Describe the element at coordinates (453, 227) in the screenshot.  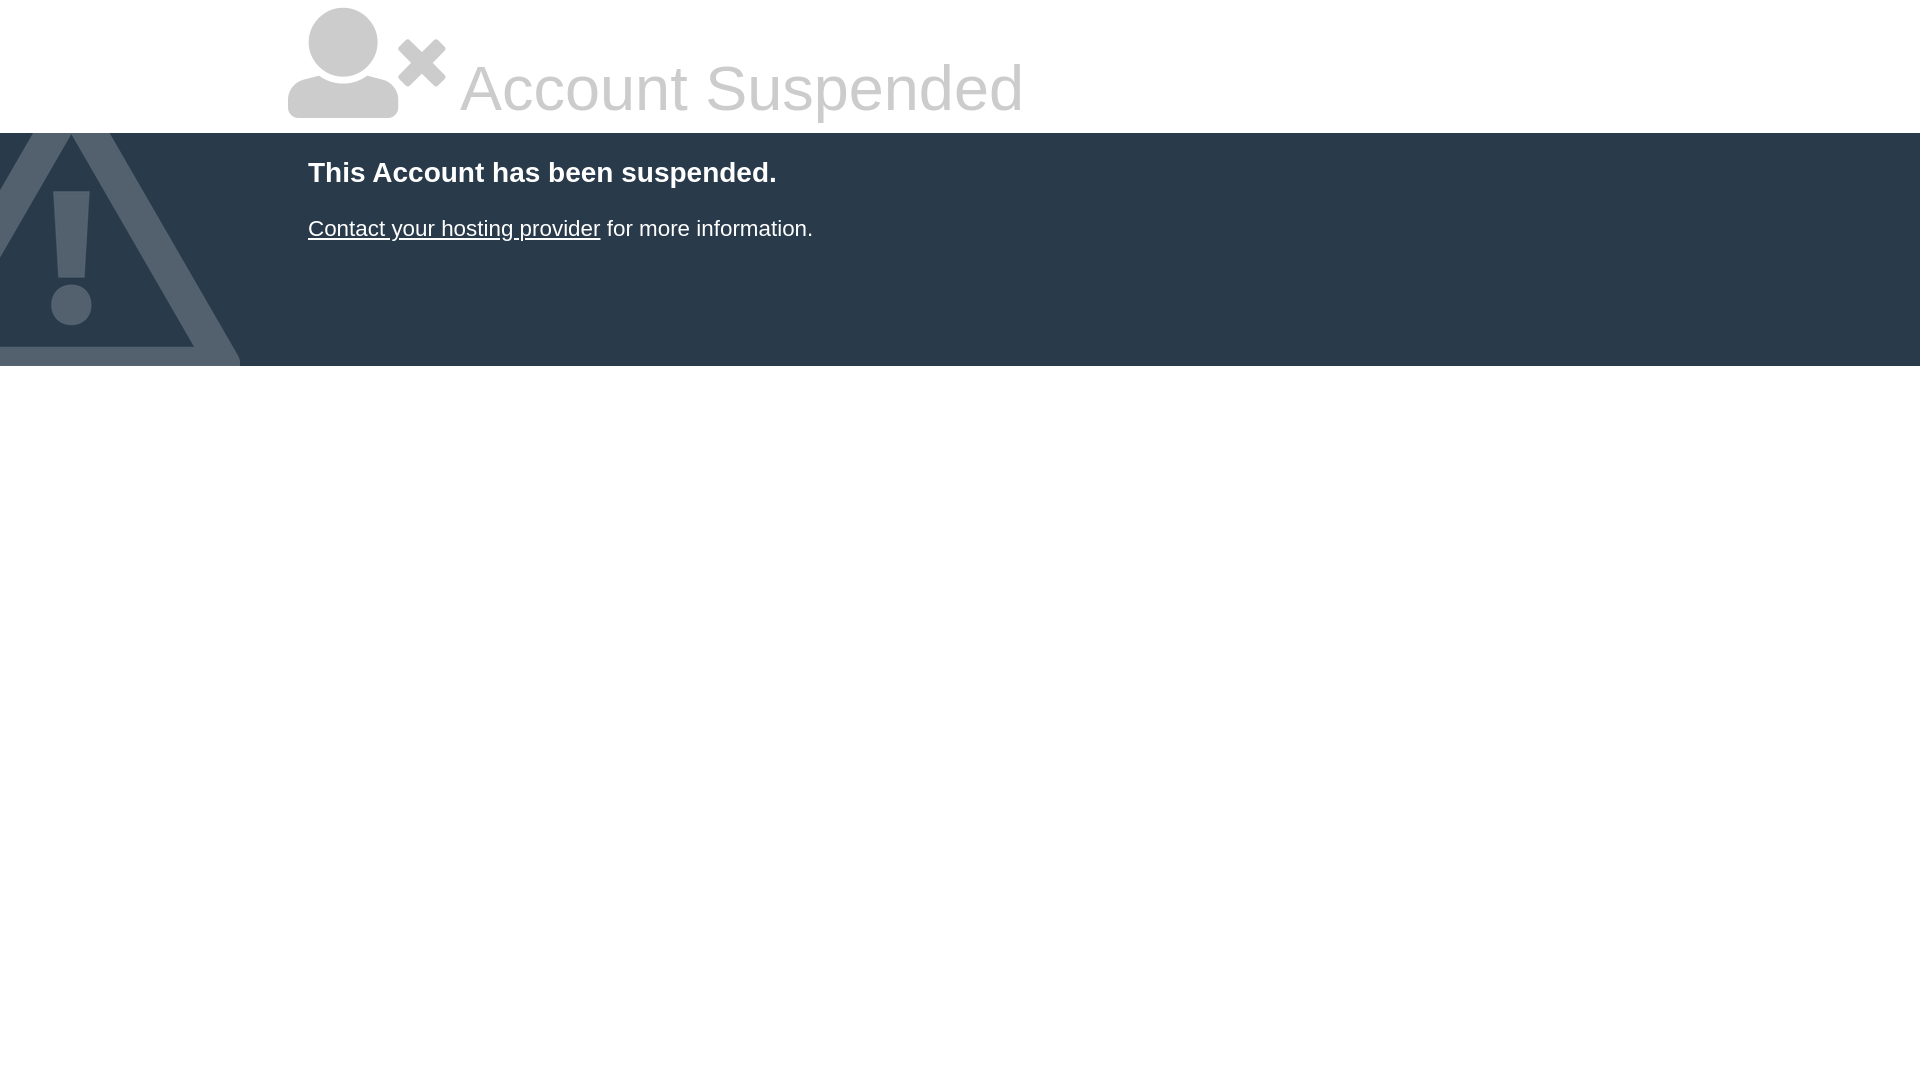
I see `'Contact your hosting provider'` at that location.